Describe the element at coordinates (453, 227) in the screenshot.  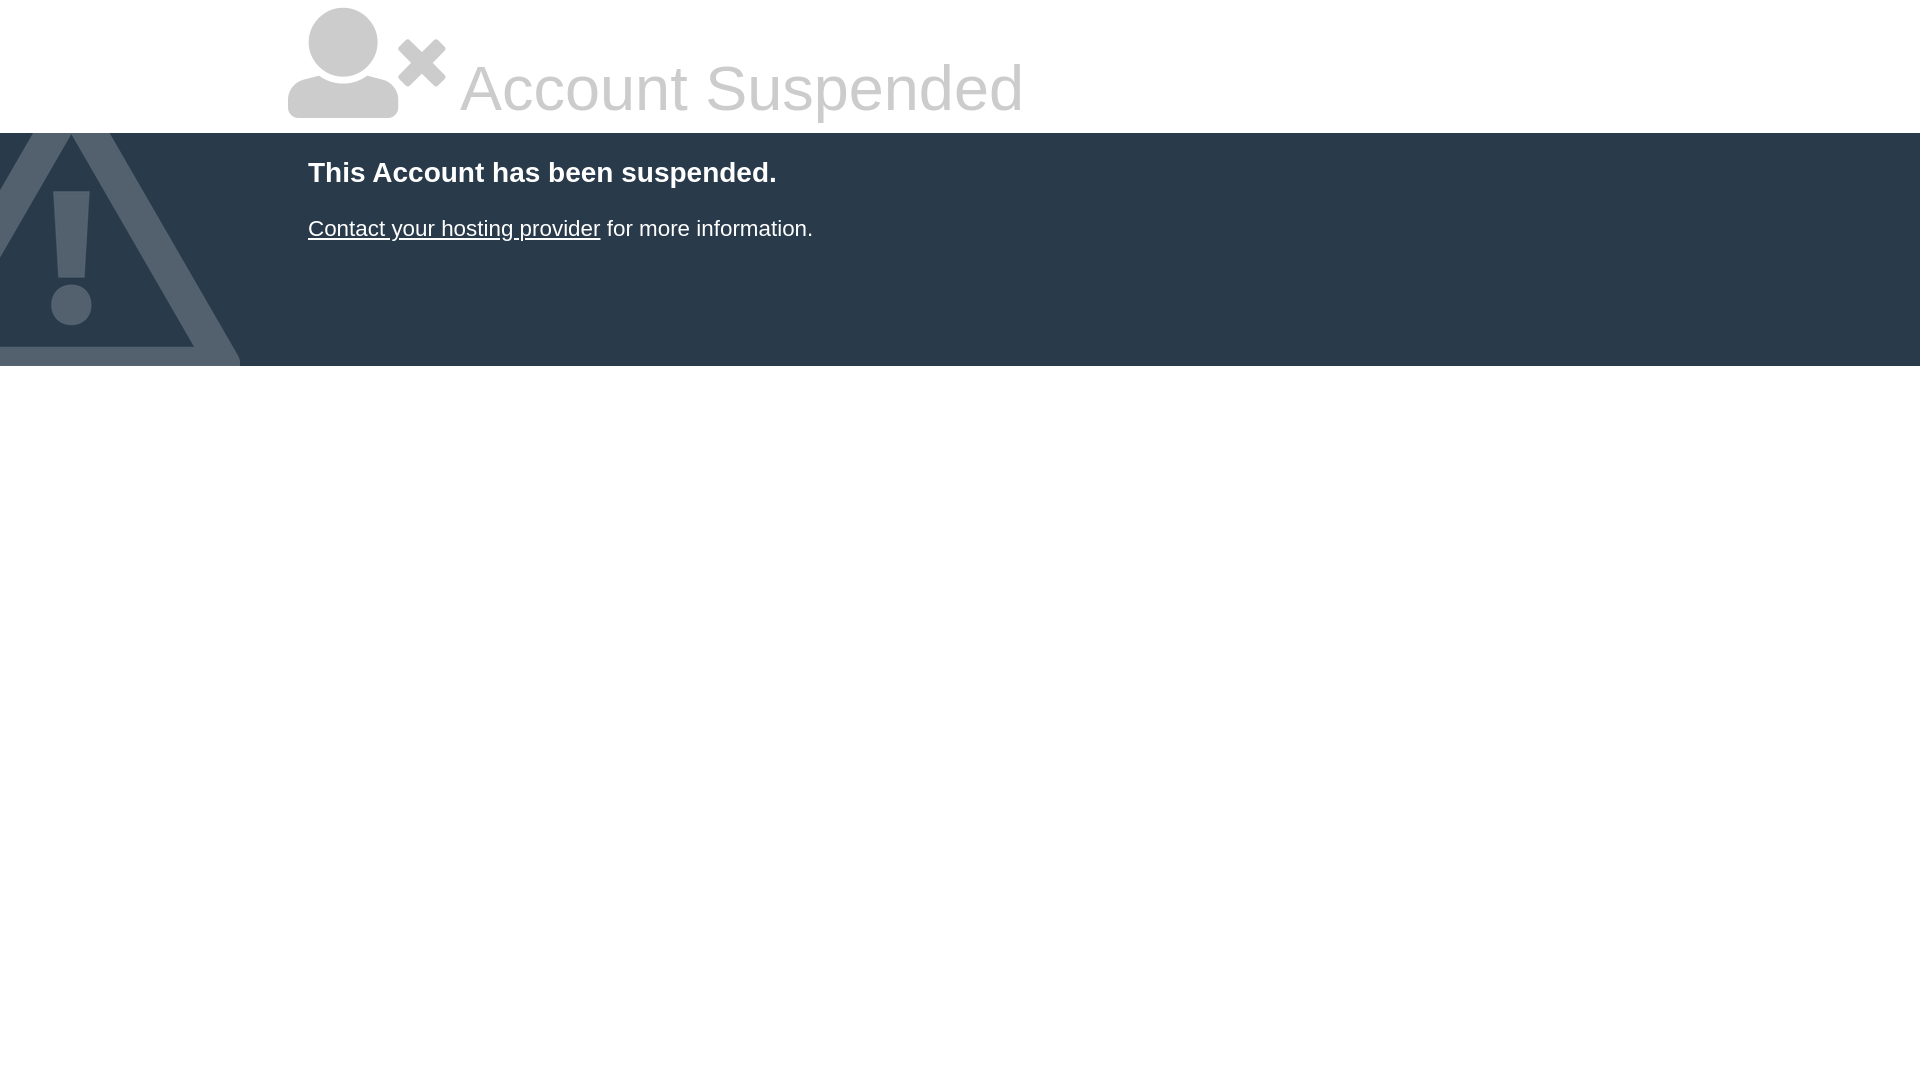
I see `'Contact your hosting provider'` at that location.